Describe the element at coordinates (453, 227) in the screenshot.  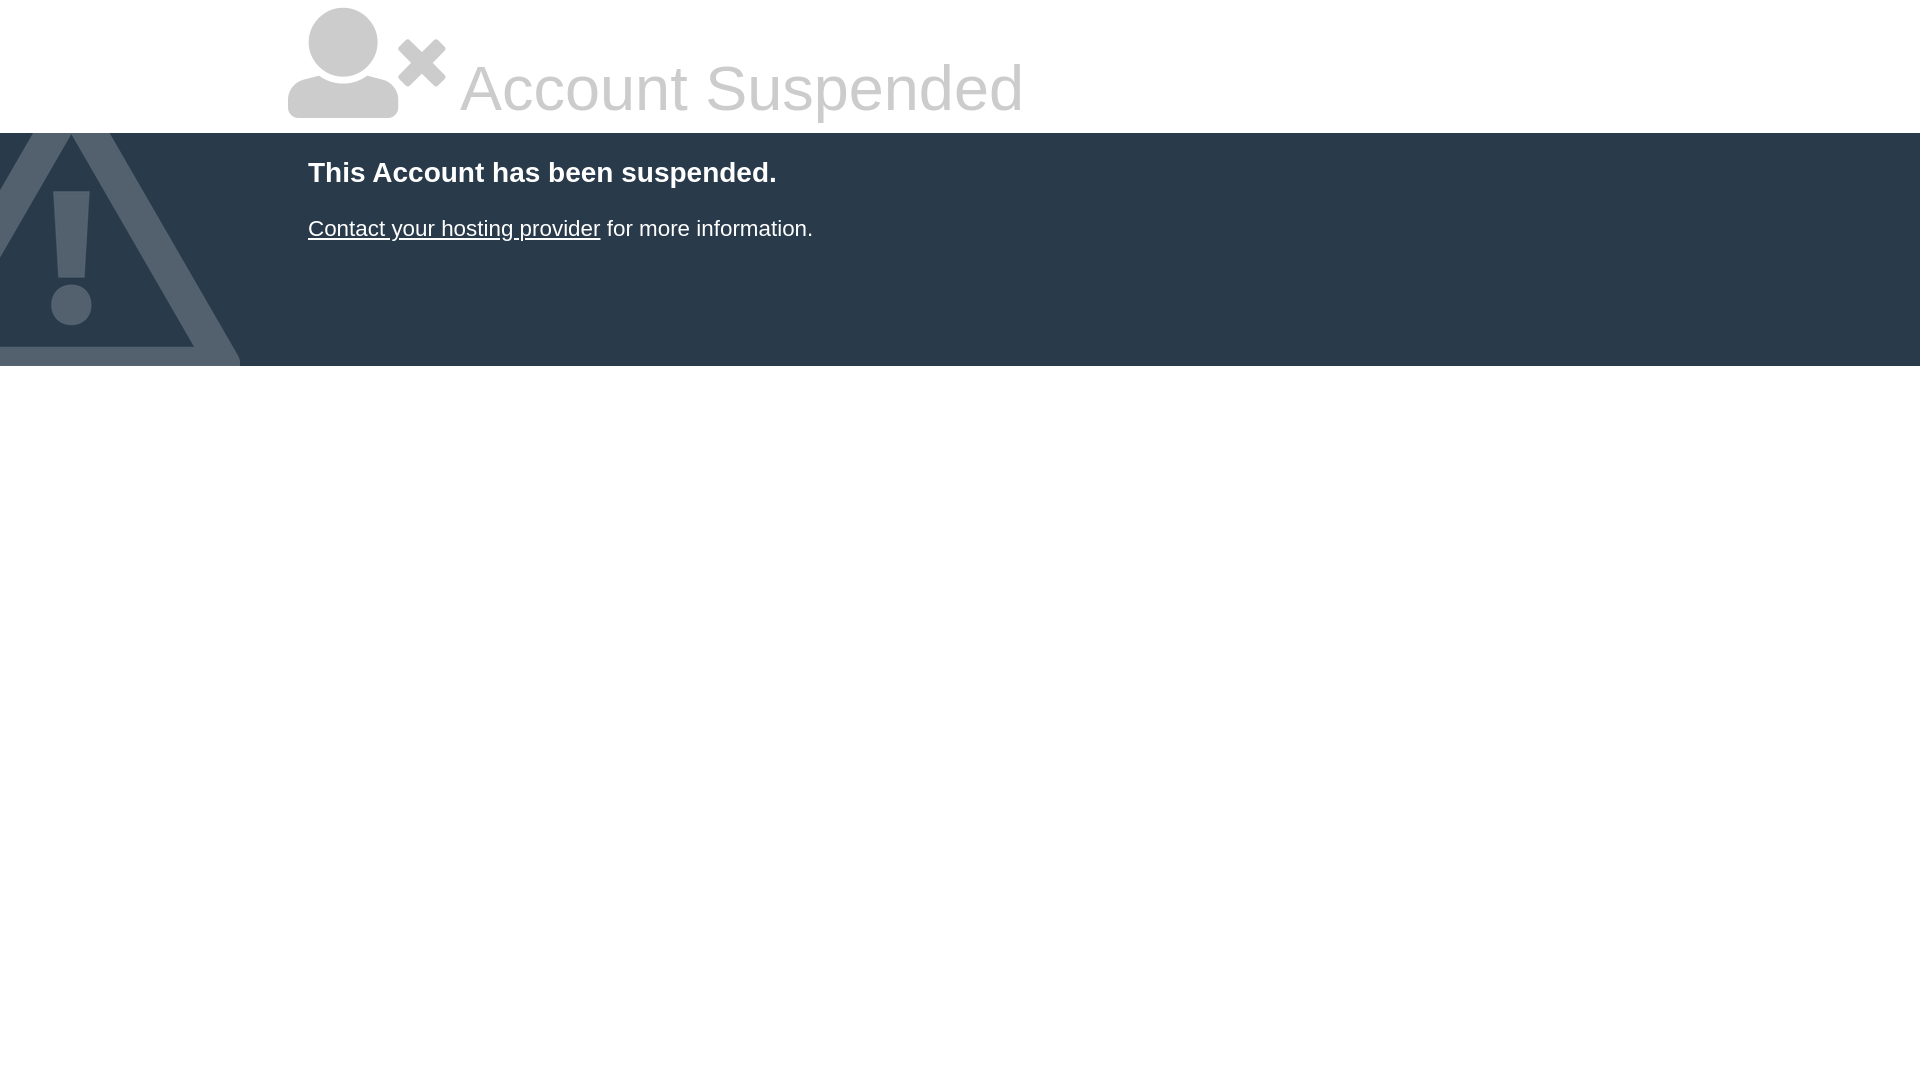
I see `'Contact your hosting provider'` at that location.